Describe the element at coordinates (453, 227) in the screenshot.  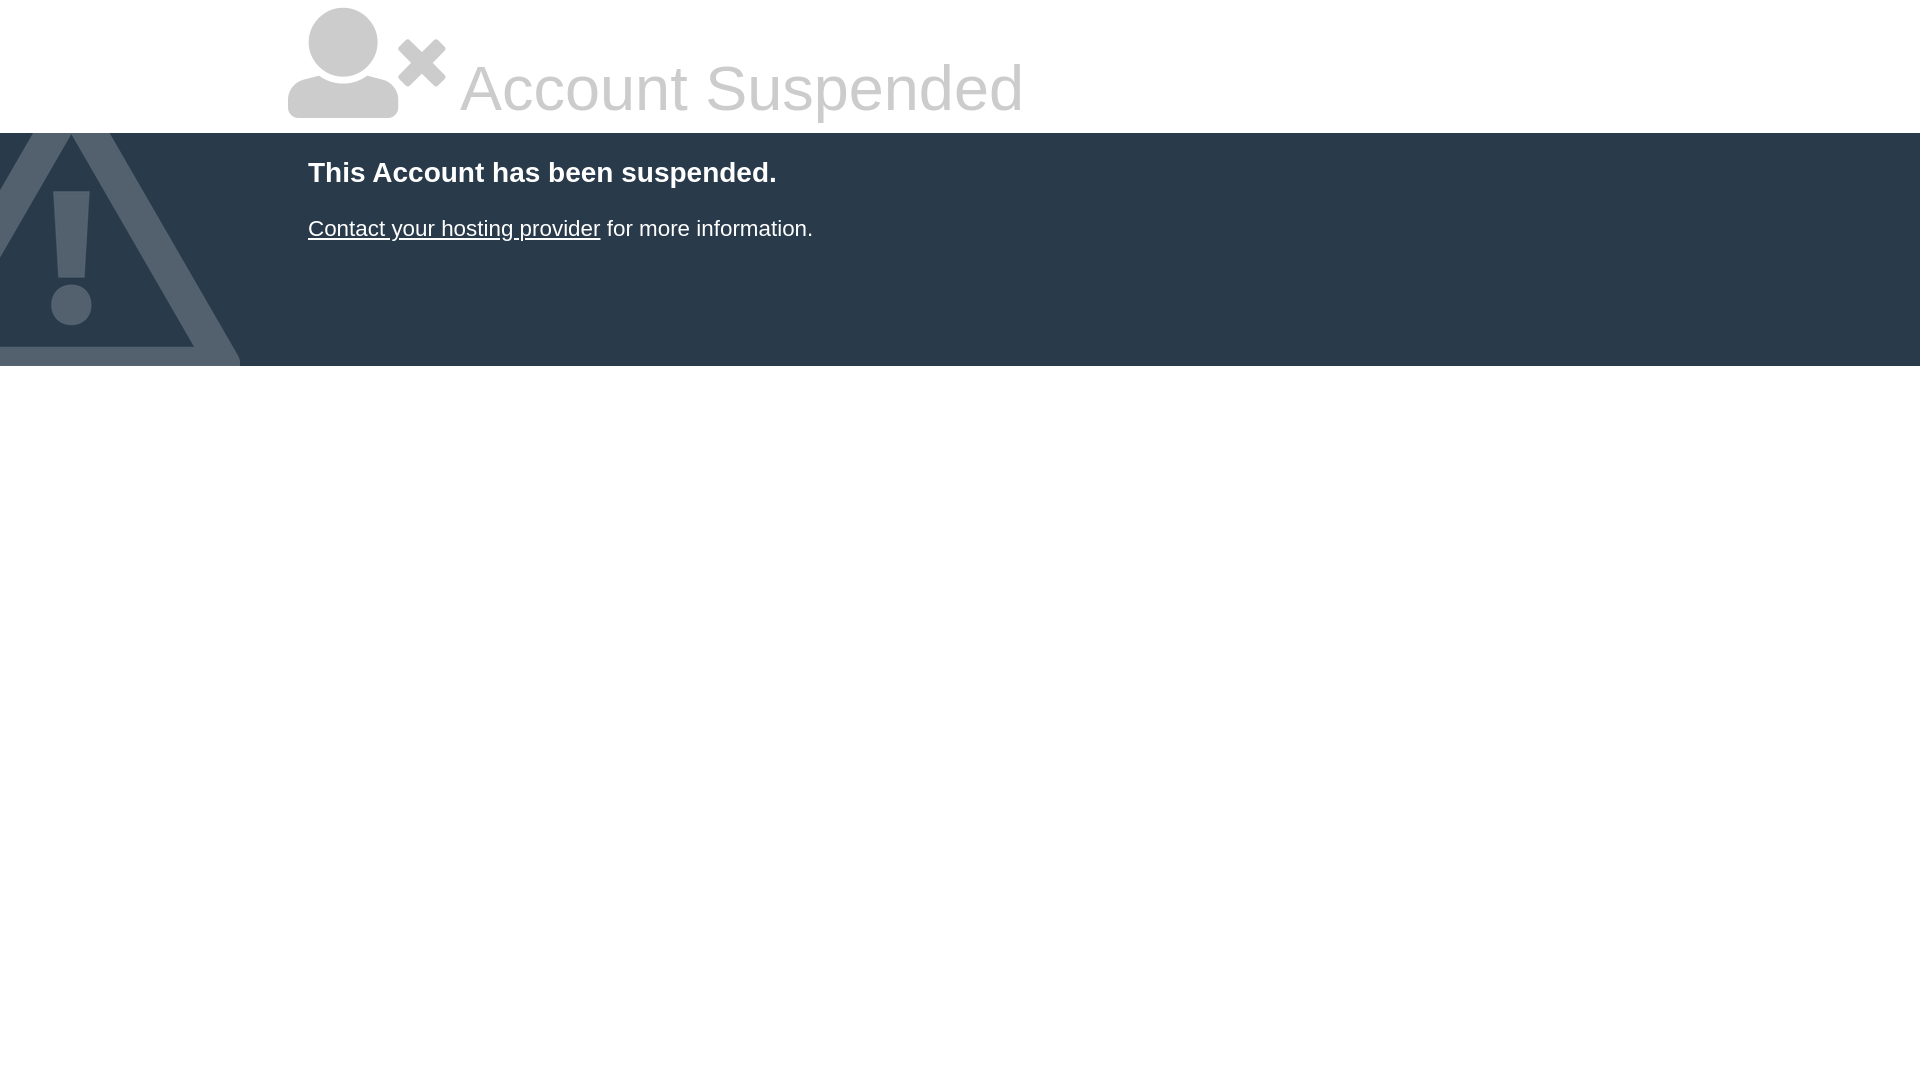
I see `'Contact your hosting provider'` at that location.